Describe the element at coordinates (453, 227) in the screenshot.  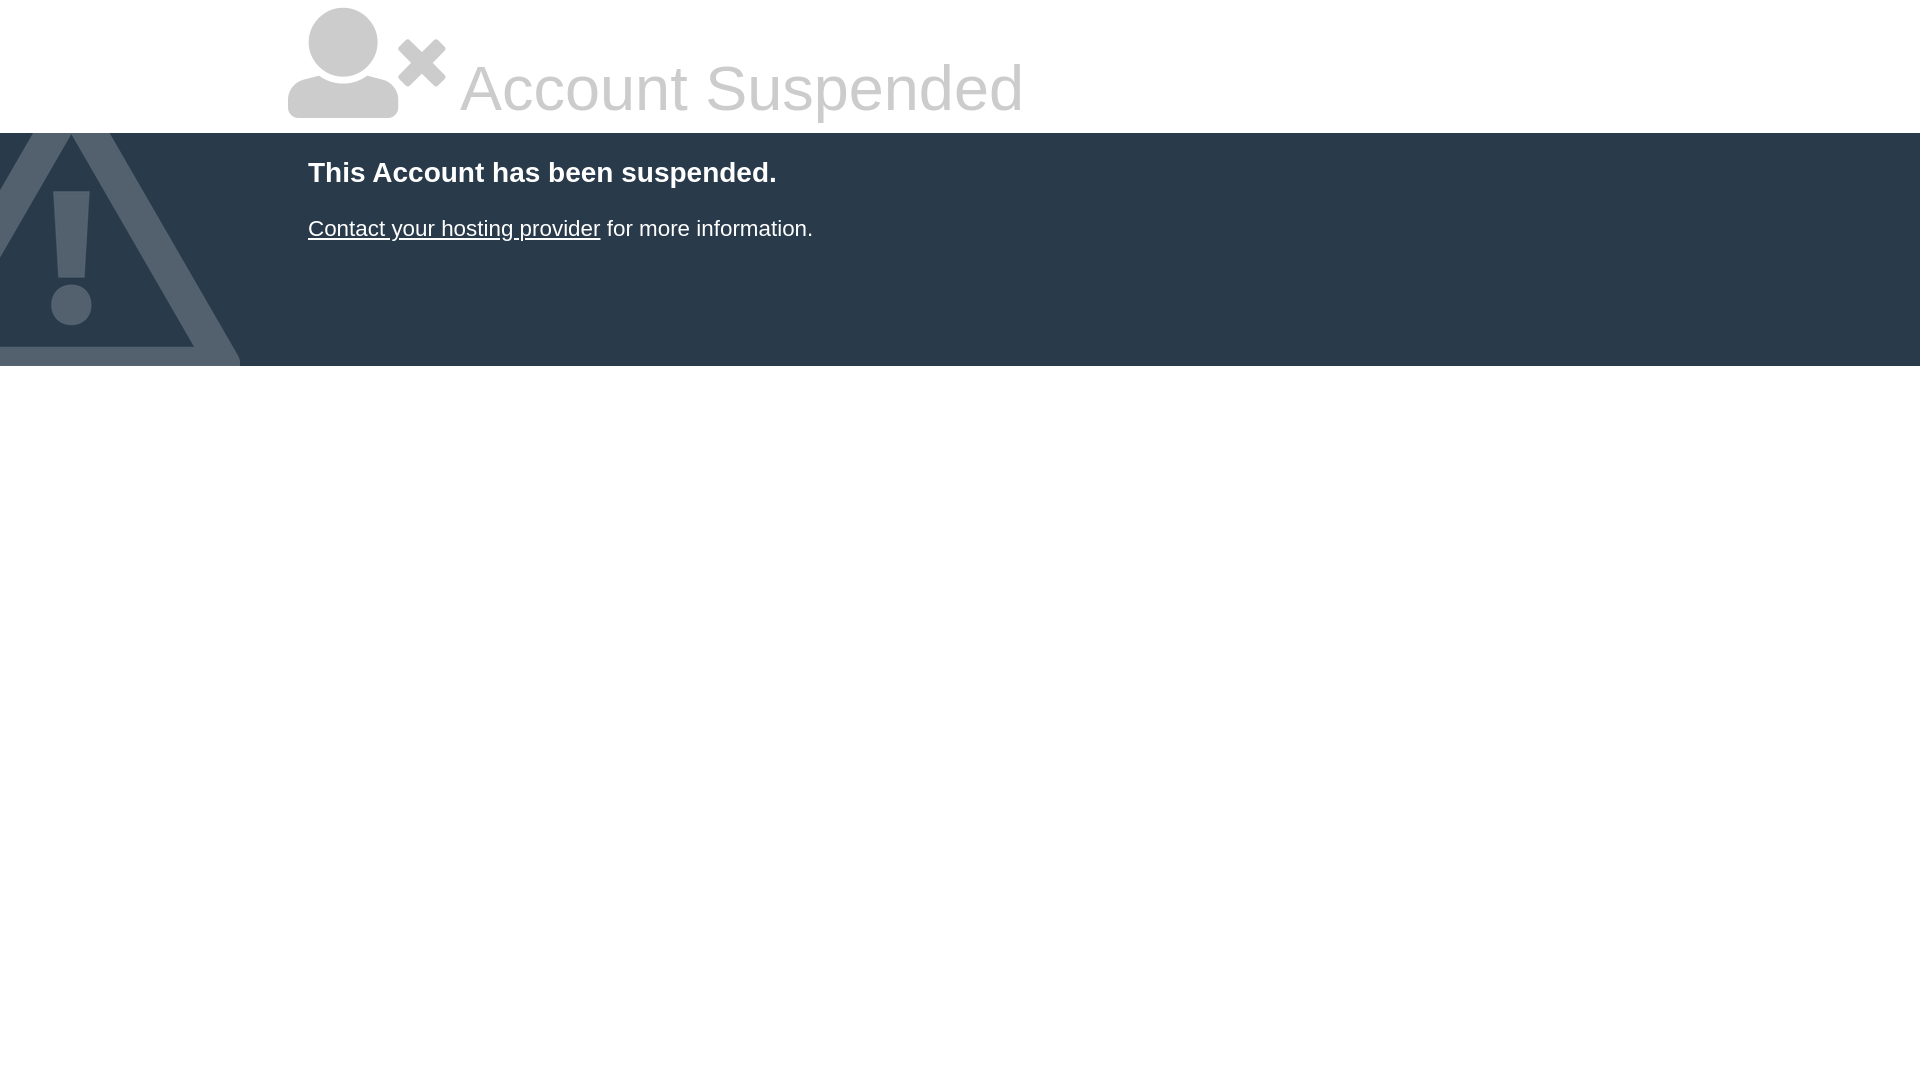
I see `'Contact your hosting provider'` at that location.